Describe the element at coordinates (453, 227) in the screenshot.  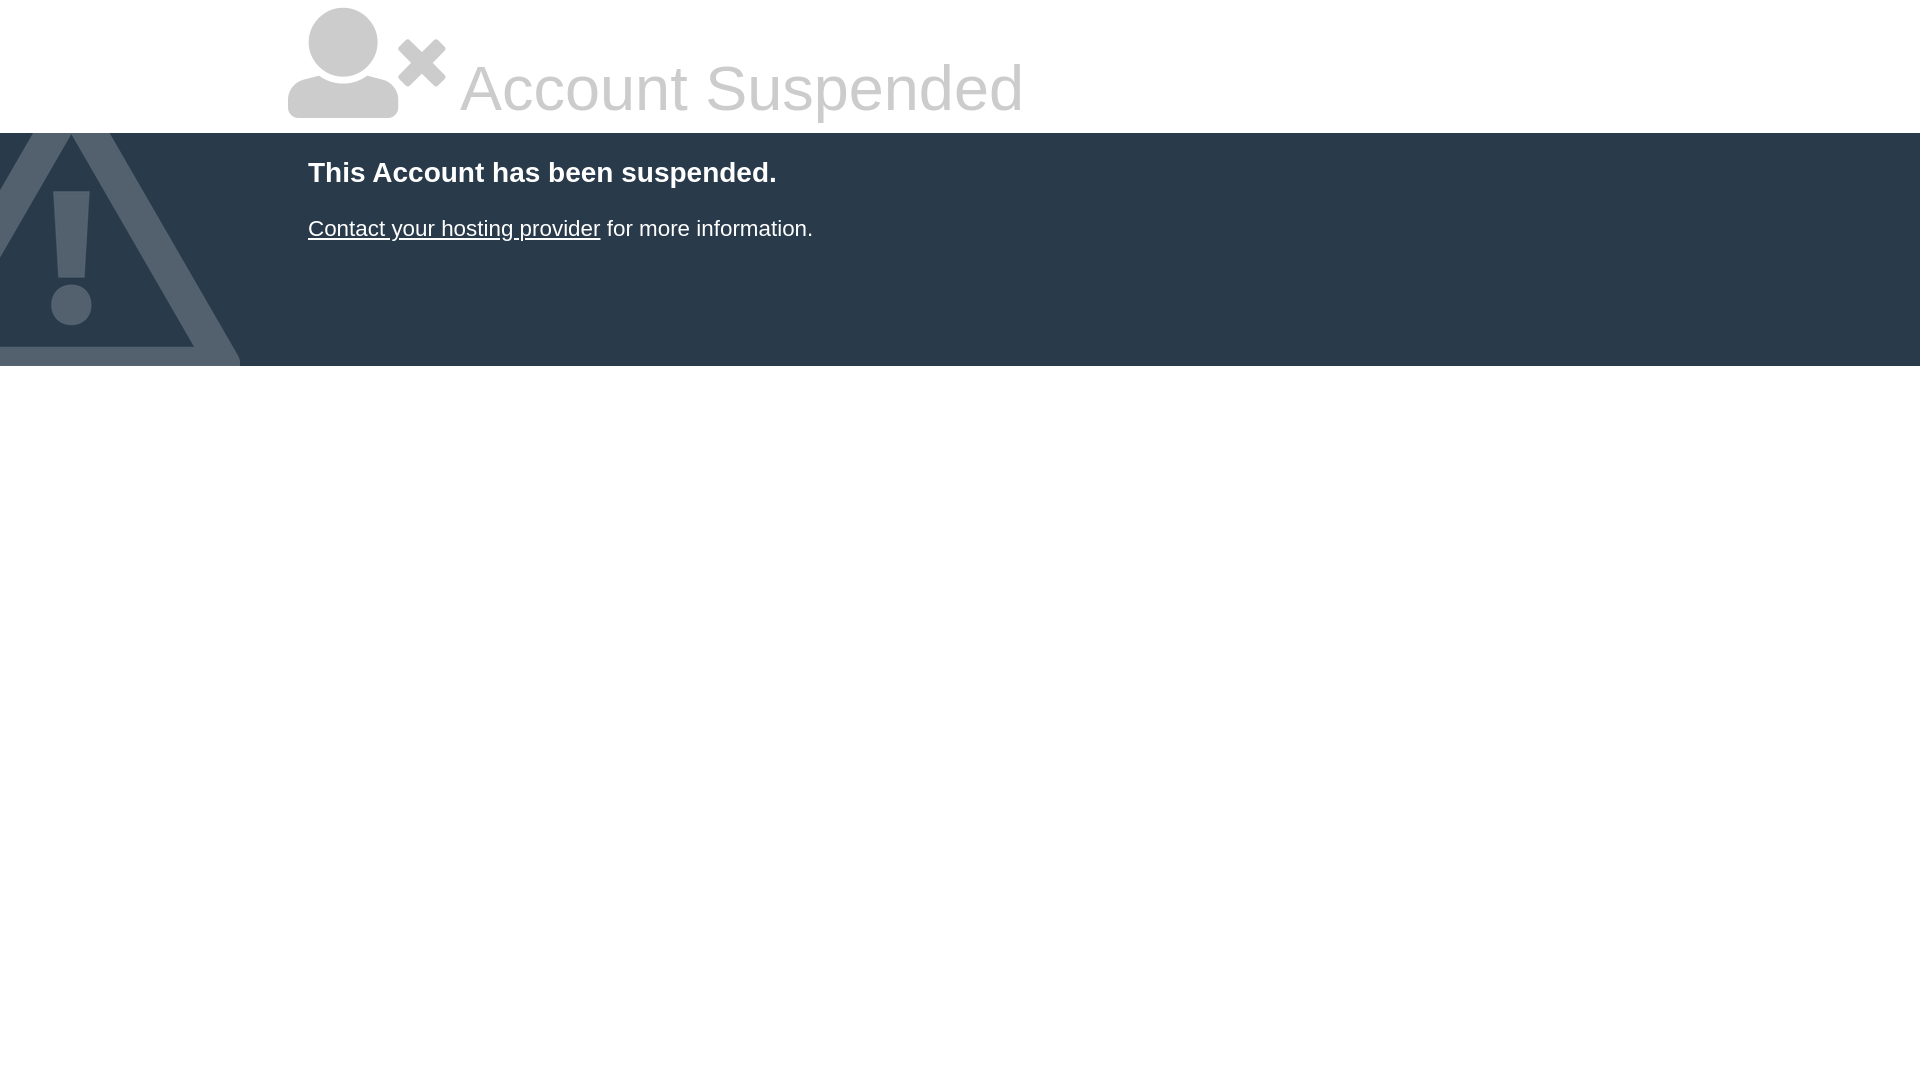
I see `'Contact your hosting provider'` at that location.